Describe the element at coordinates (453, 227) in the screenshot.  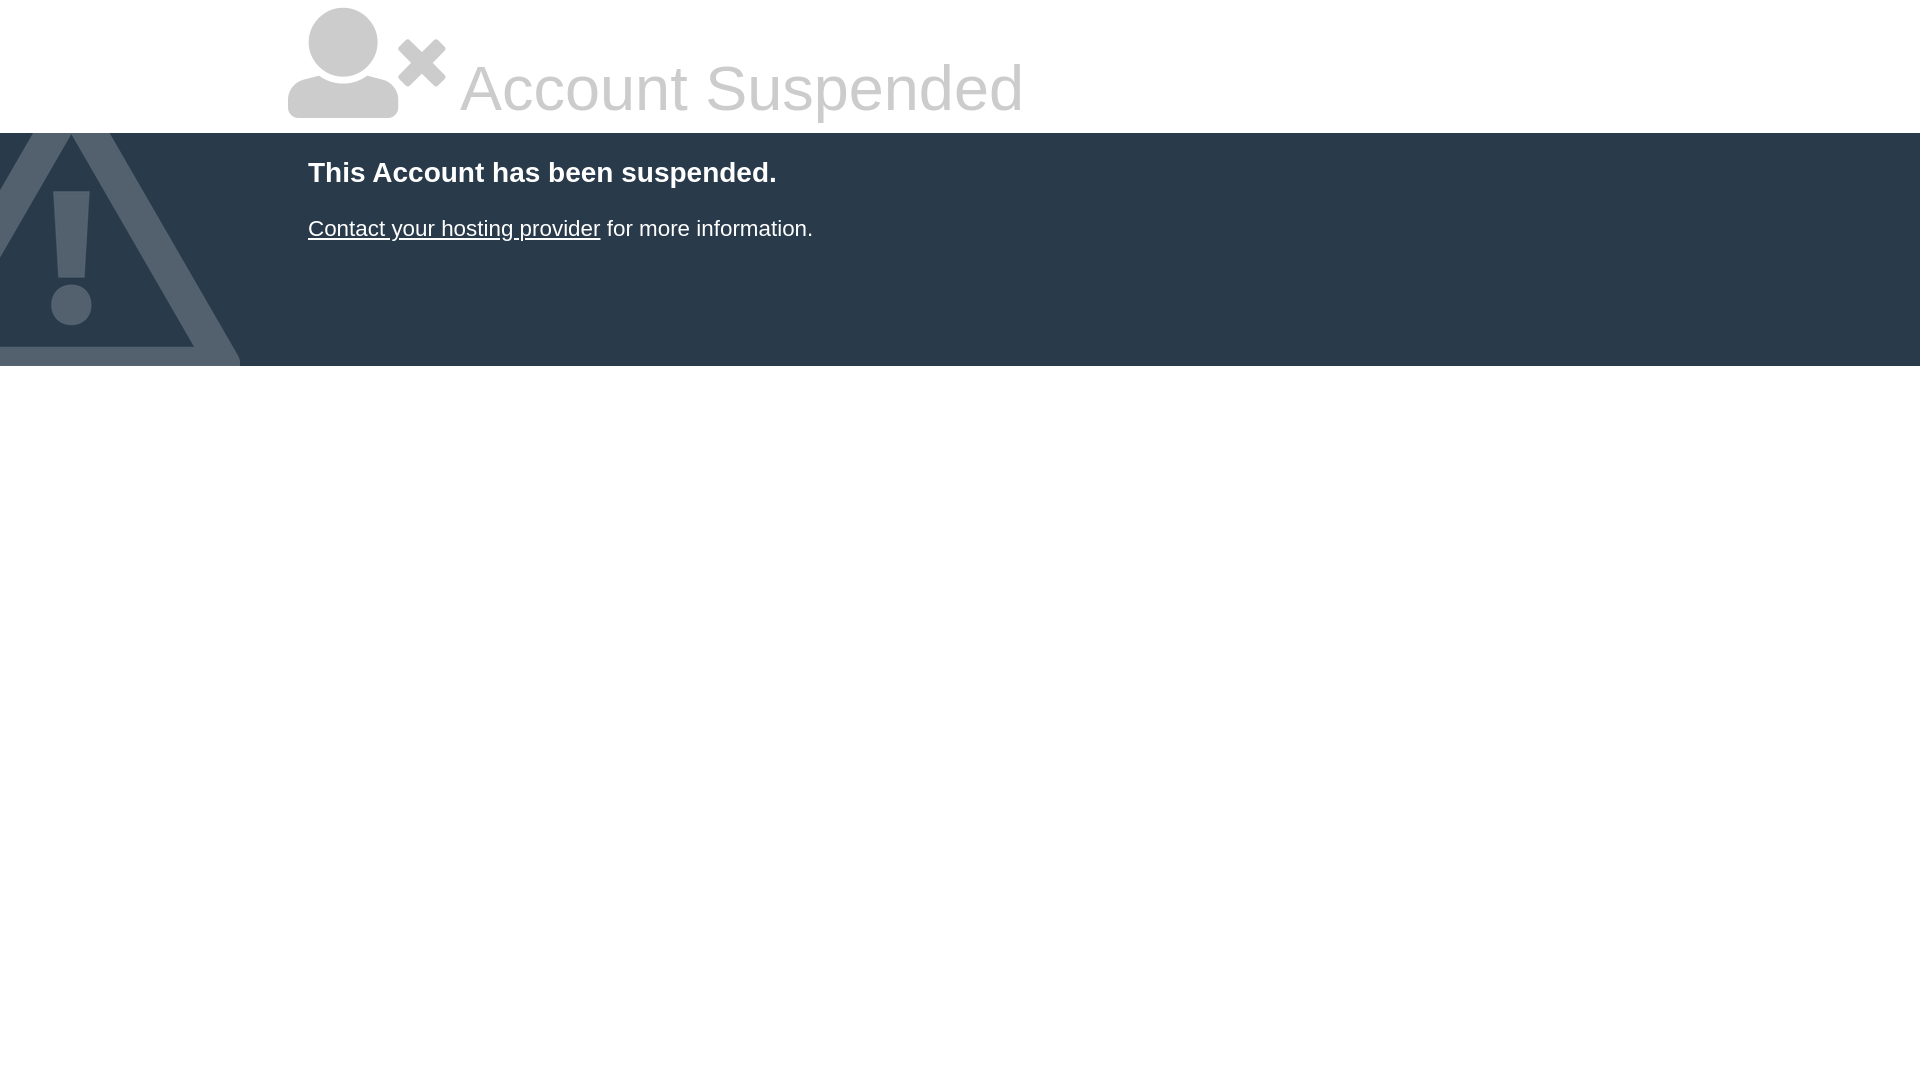
I see `'Contact your hosting provider'` at that location.